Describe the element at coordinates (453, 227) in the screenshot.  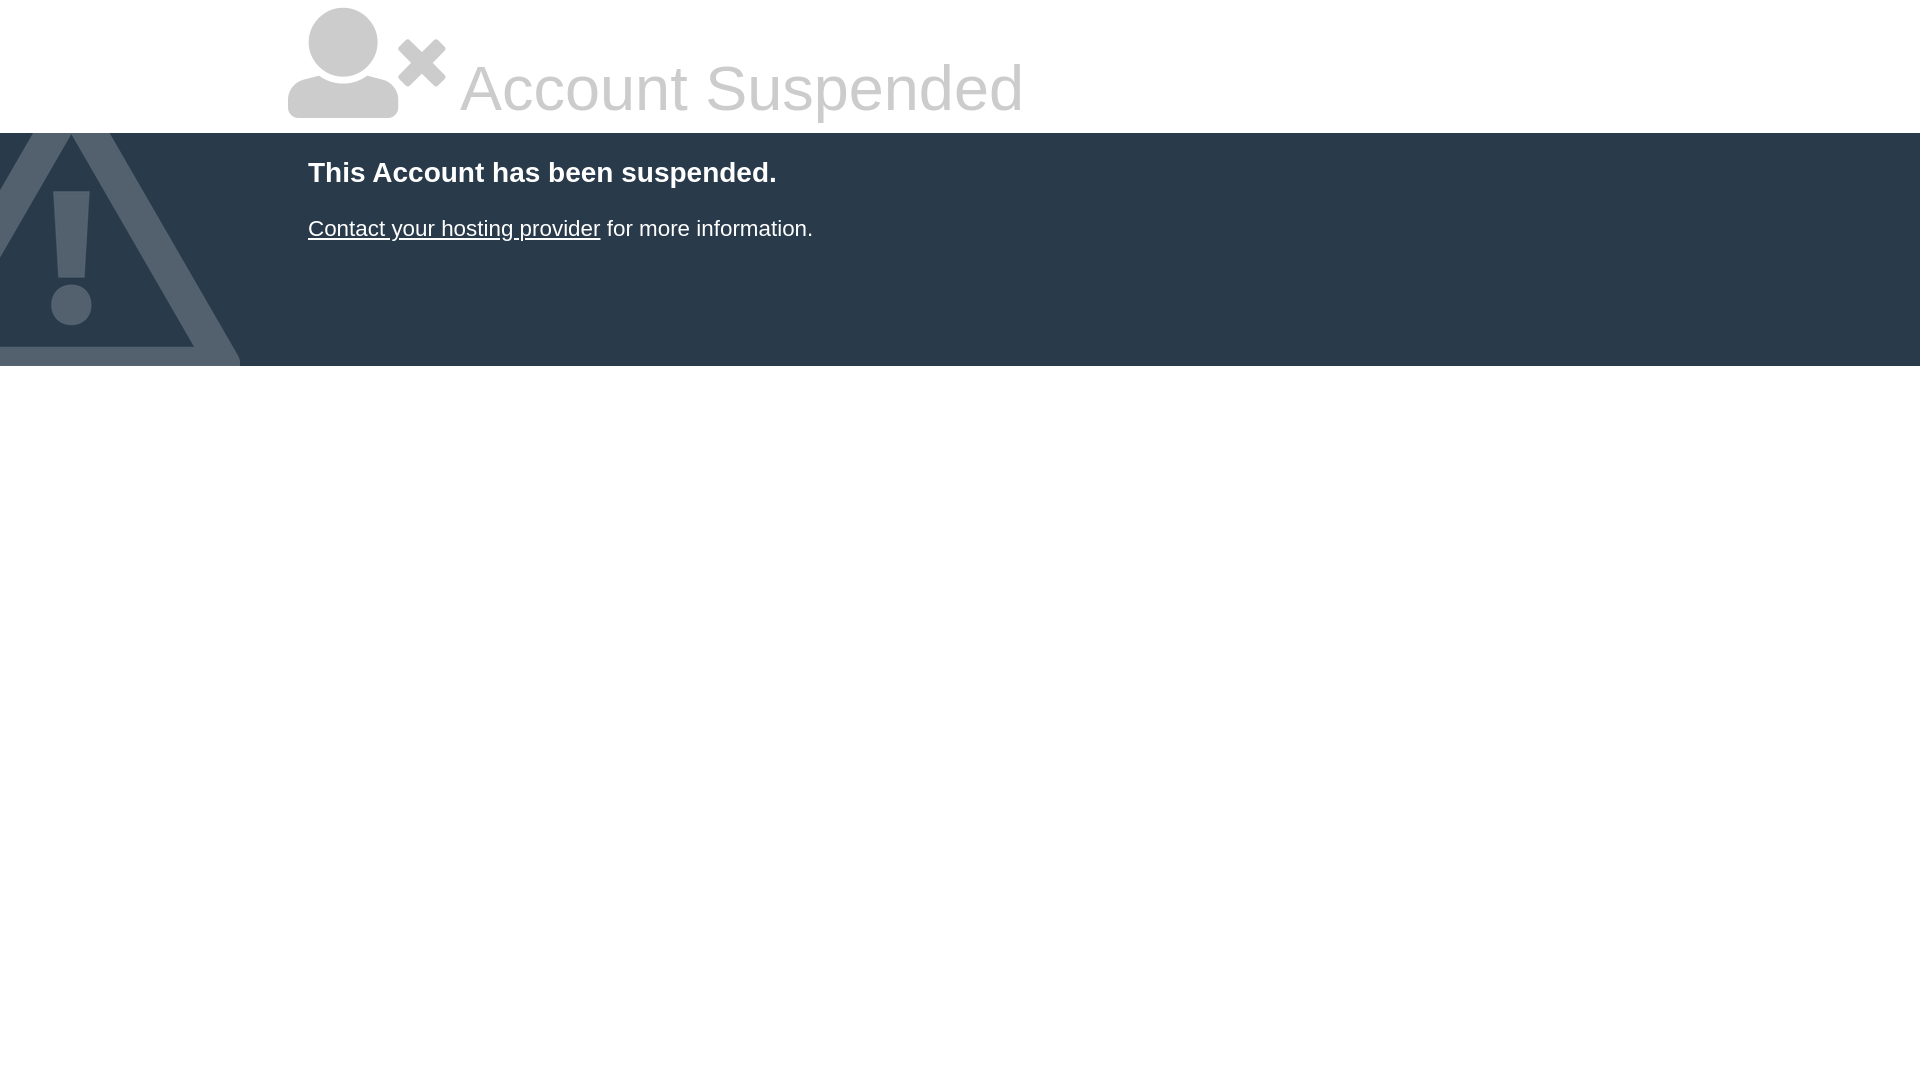
I see `'Contact your hosting provider'` at that location.